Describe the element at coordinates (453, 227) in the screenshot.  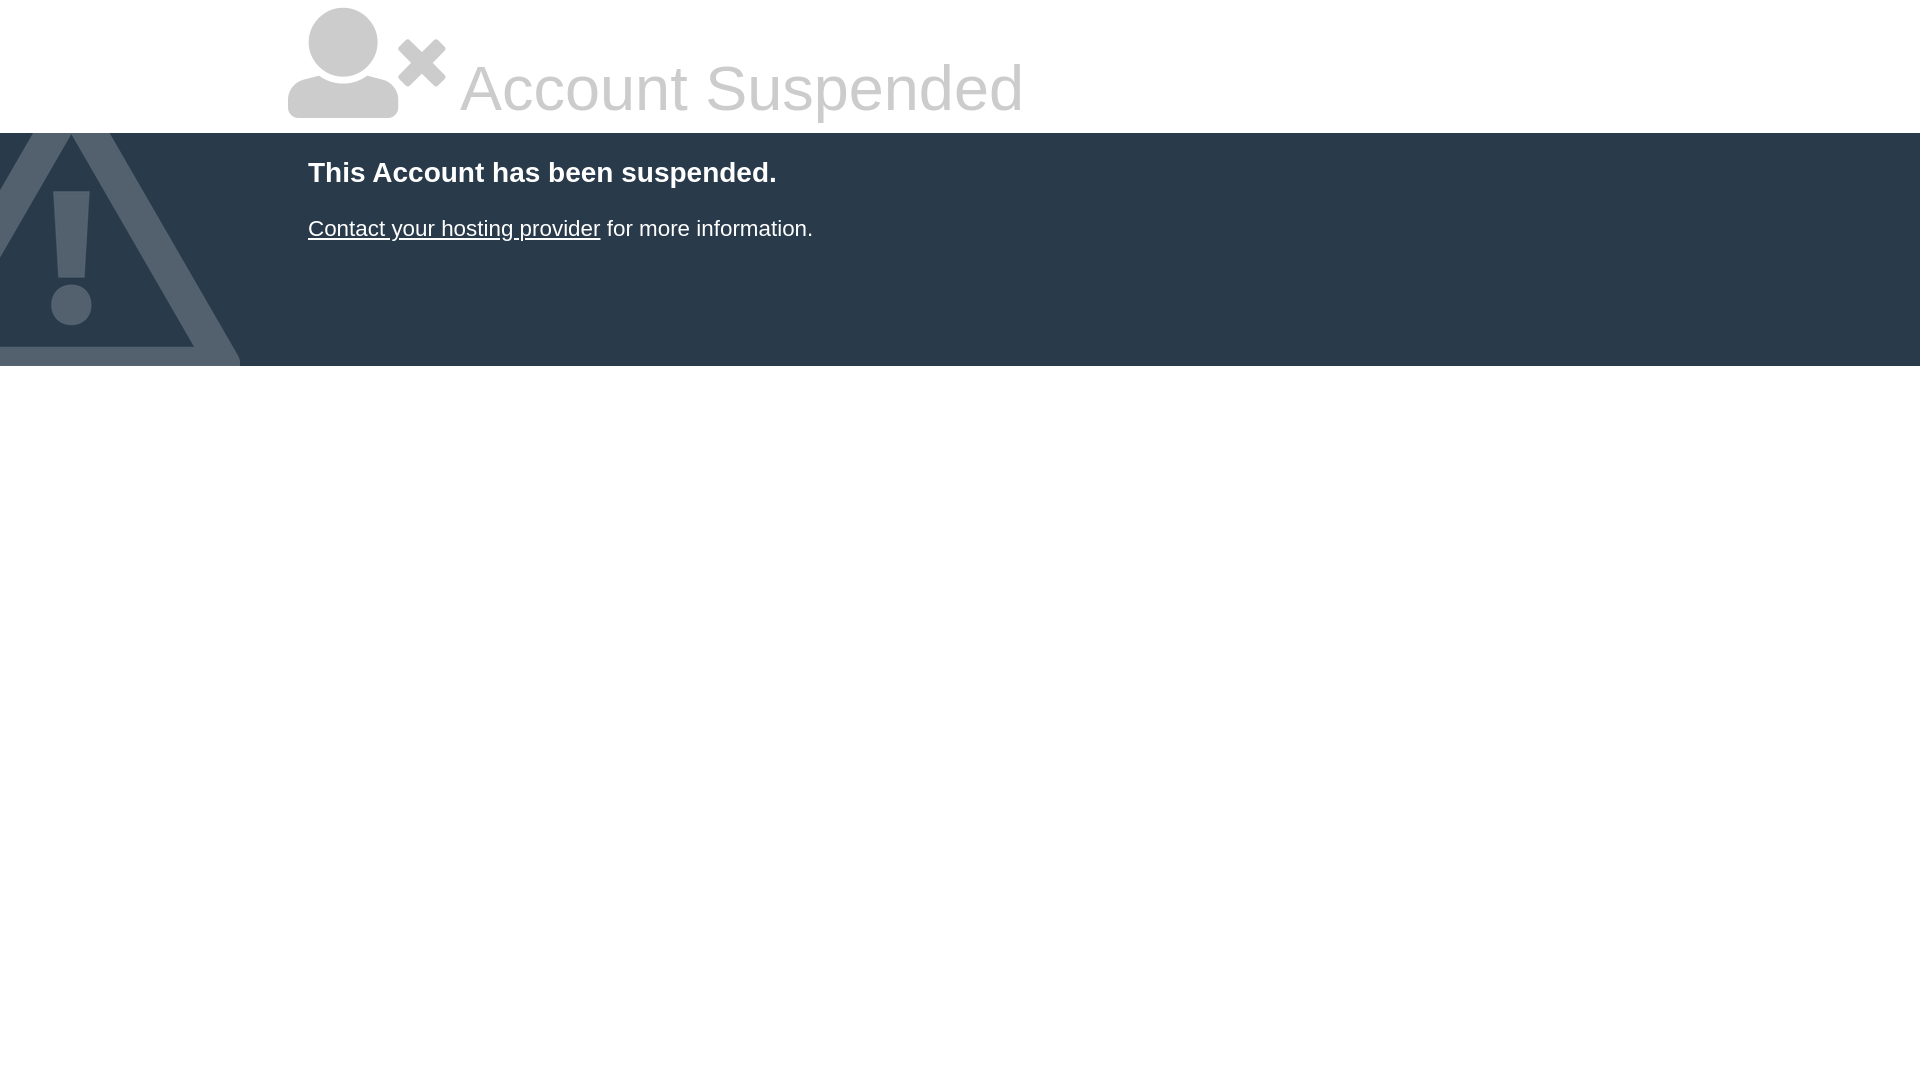
I see `'Contact your hosting provider'` at that location.